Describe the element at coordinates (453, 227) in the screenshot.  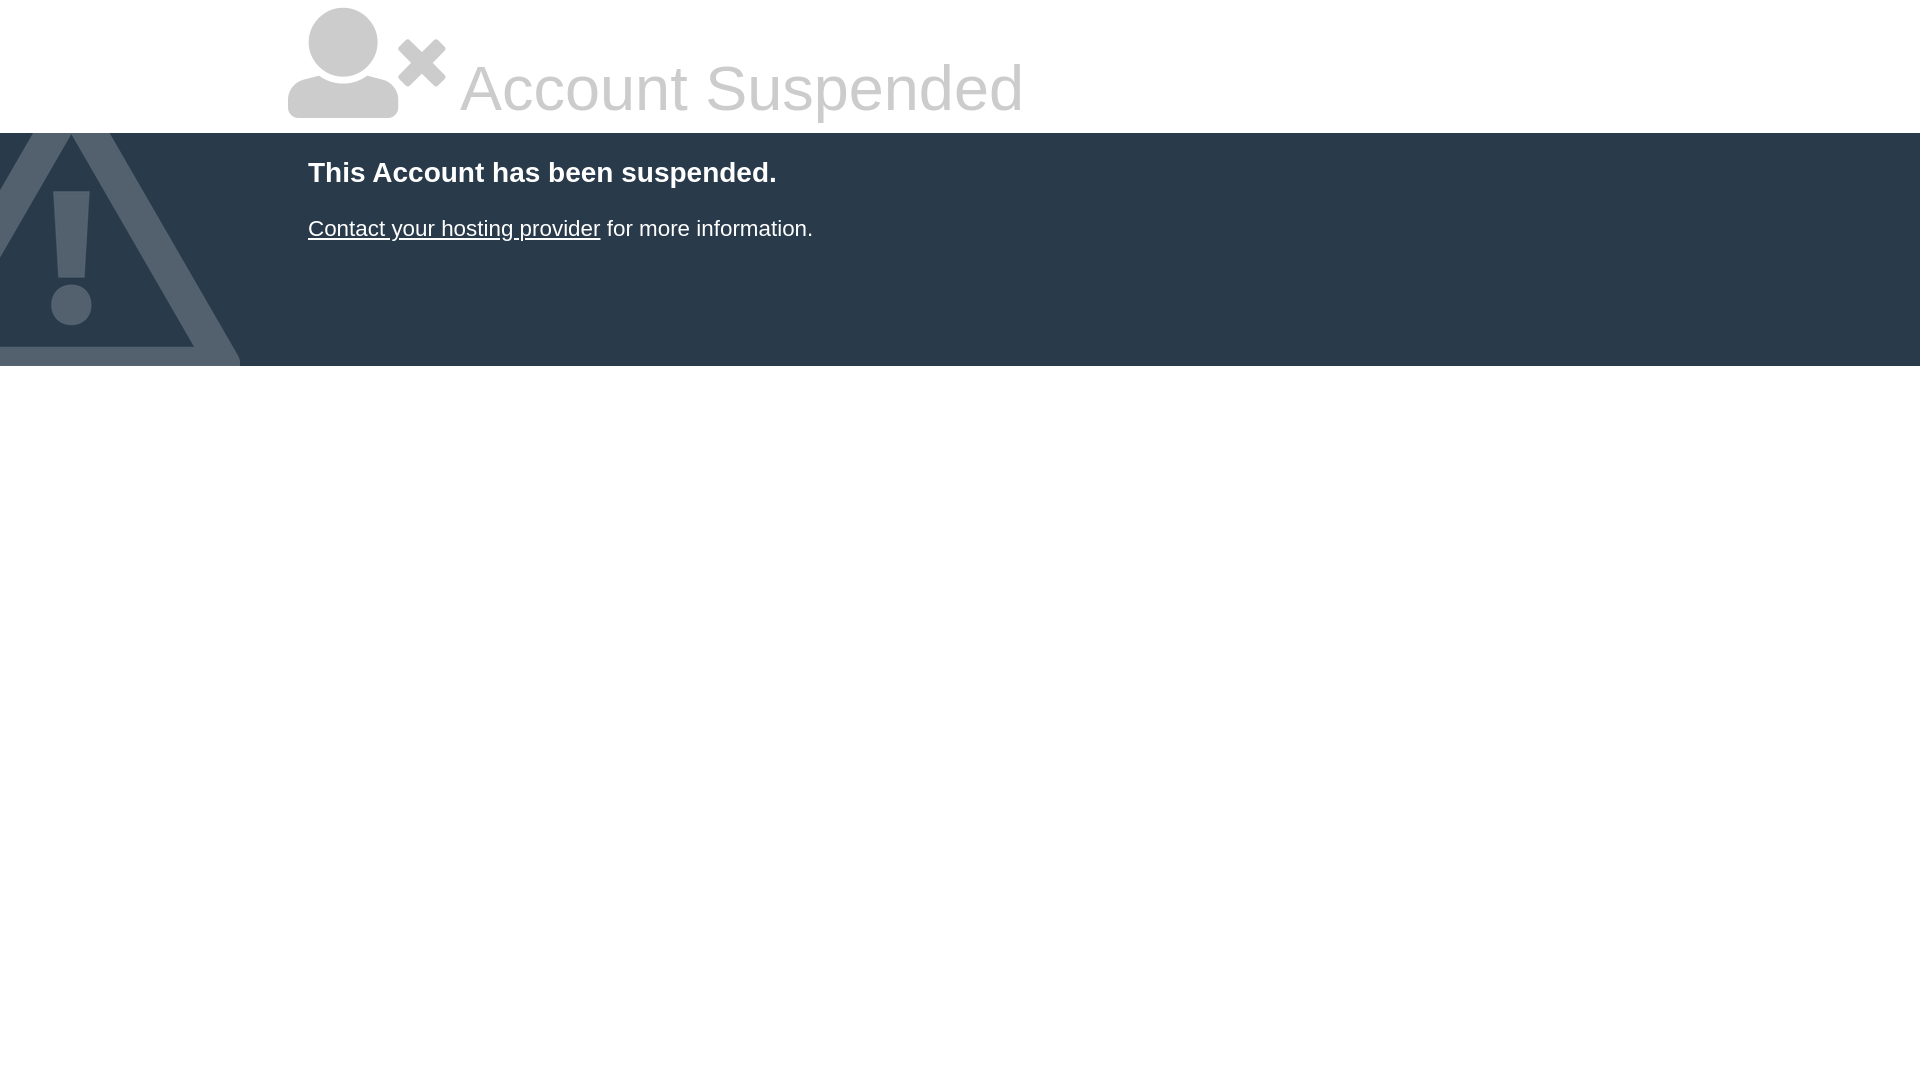
I see `'Contact your hosting provider'` at that location.